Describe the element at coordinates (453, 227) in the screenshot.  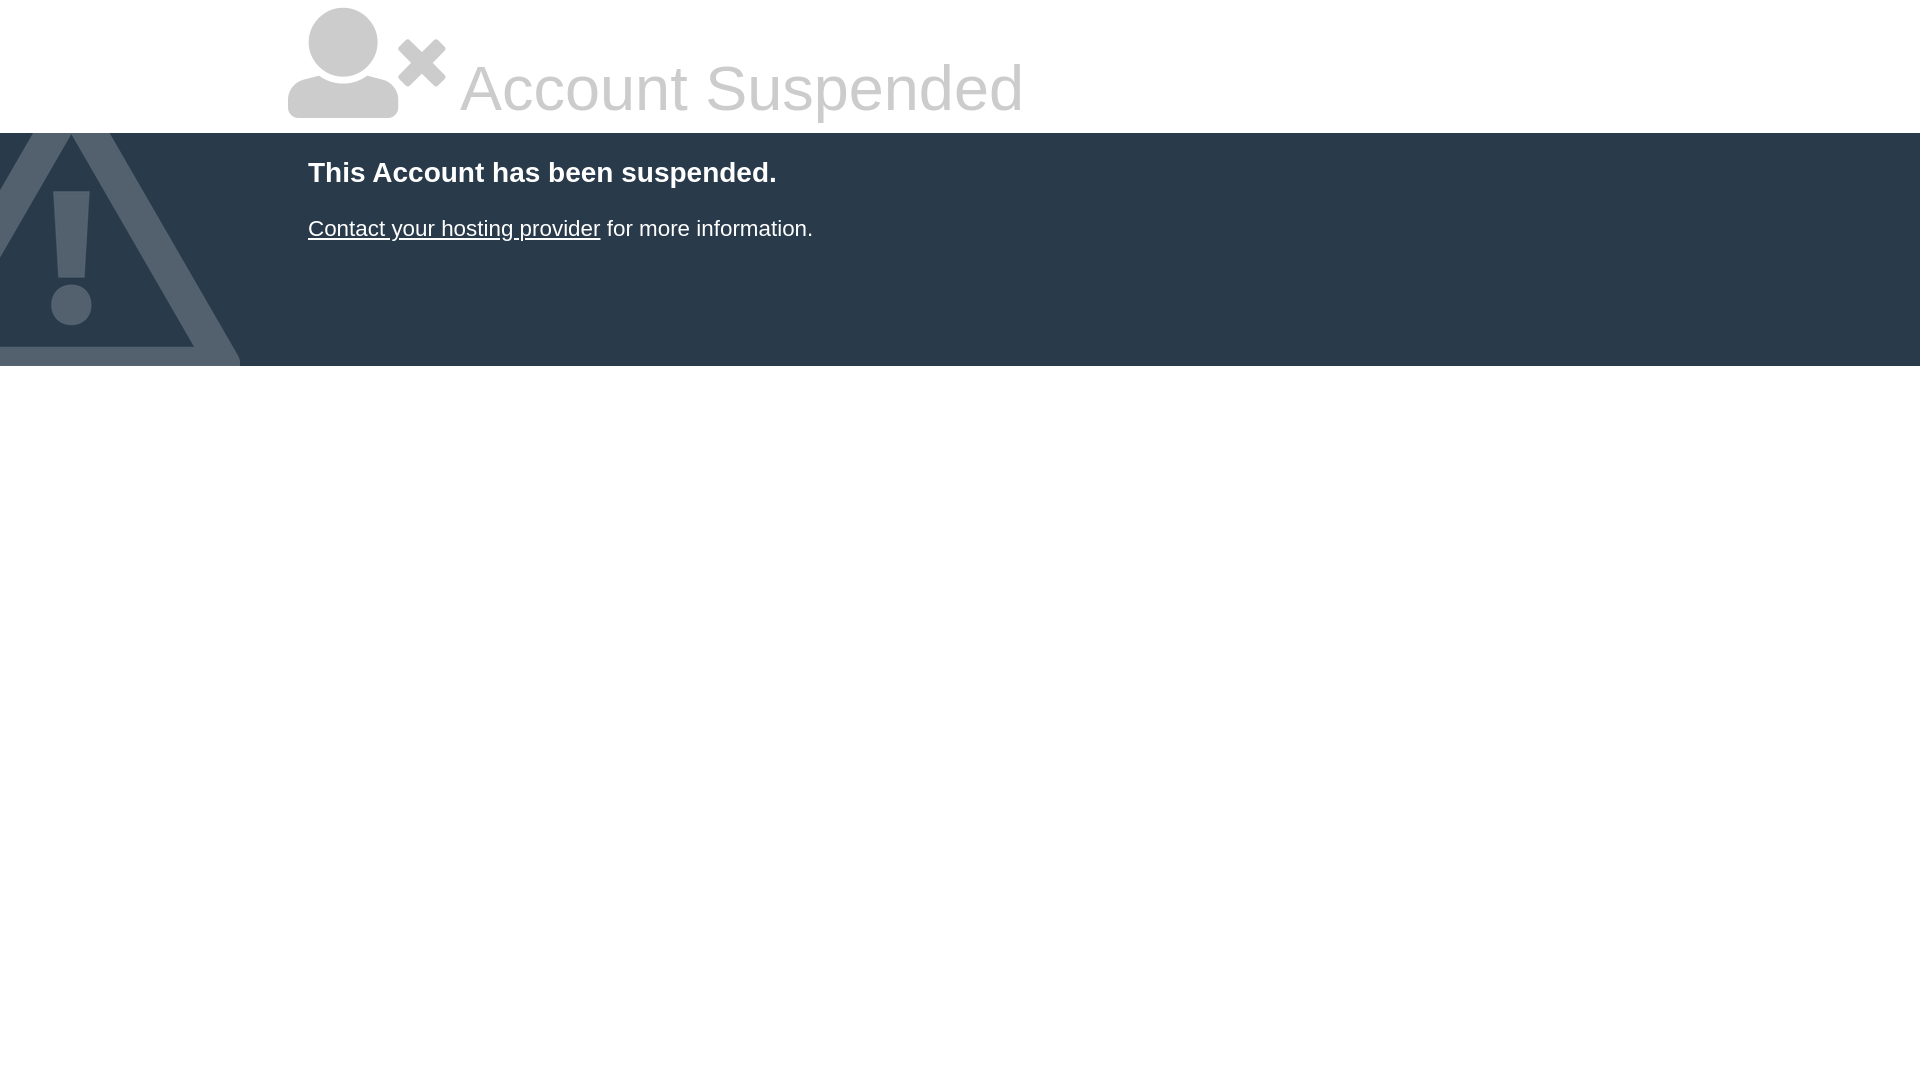
I see `'Contact your hosting provider'` at that location.